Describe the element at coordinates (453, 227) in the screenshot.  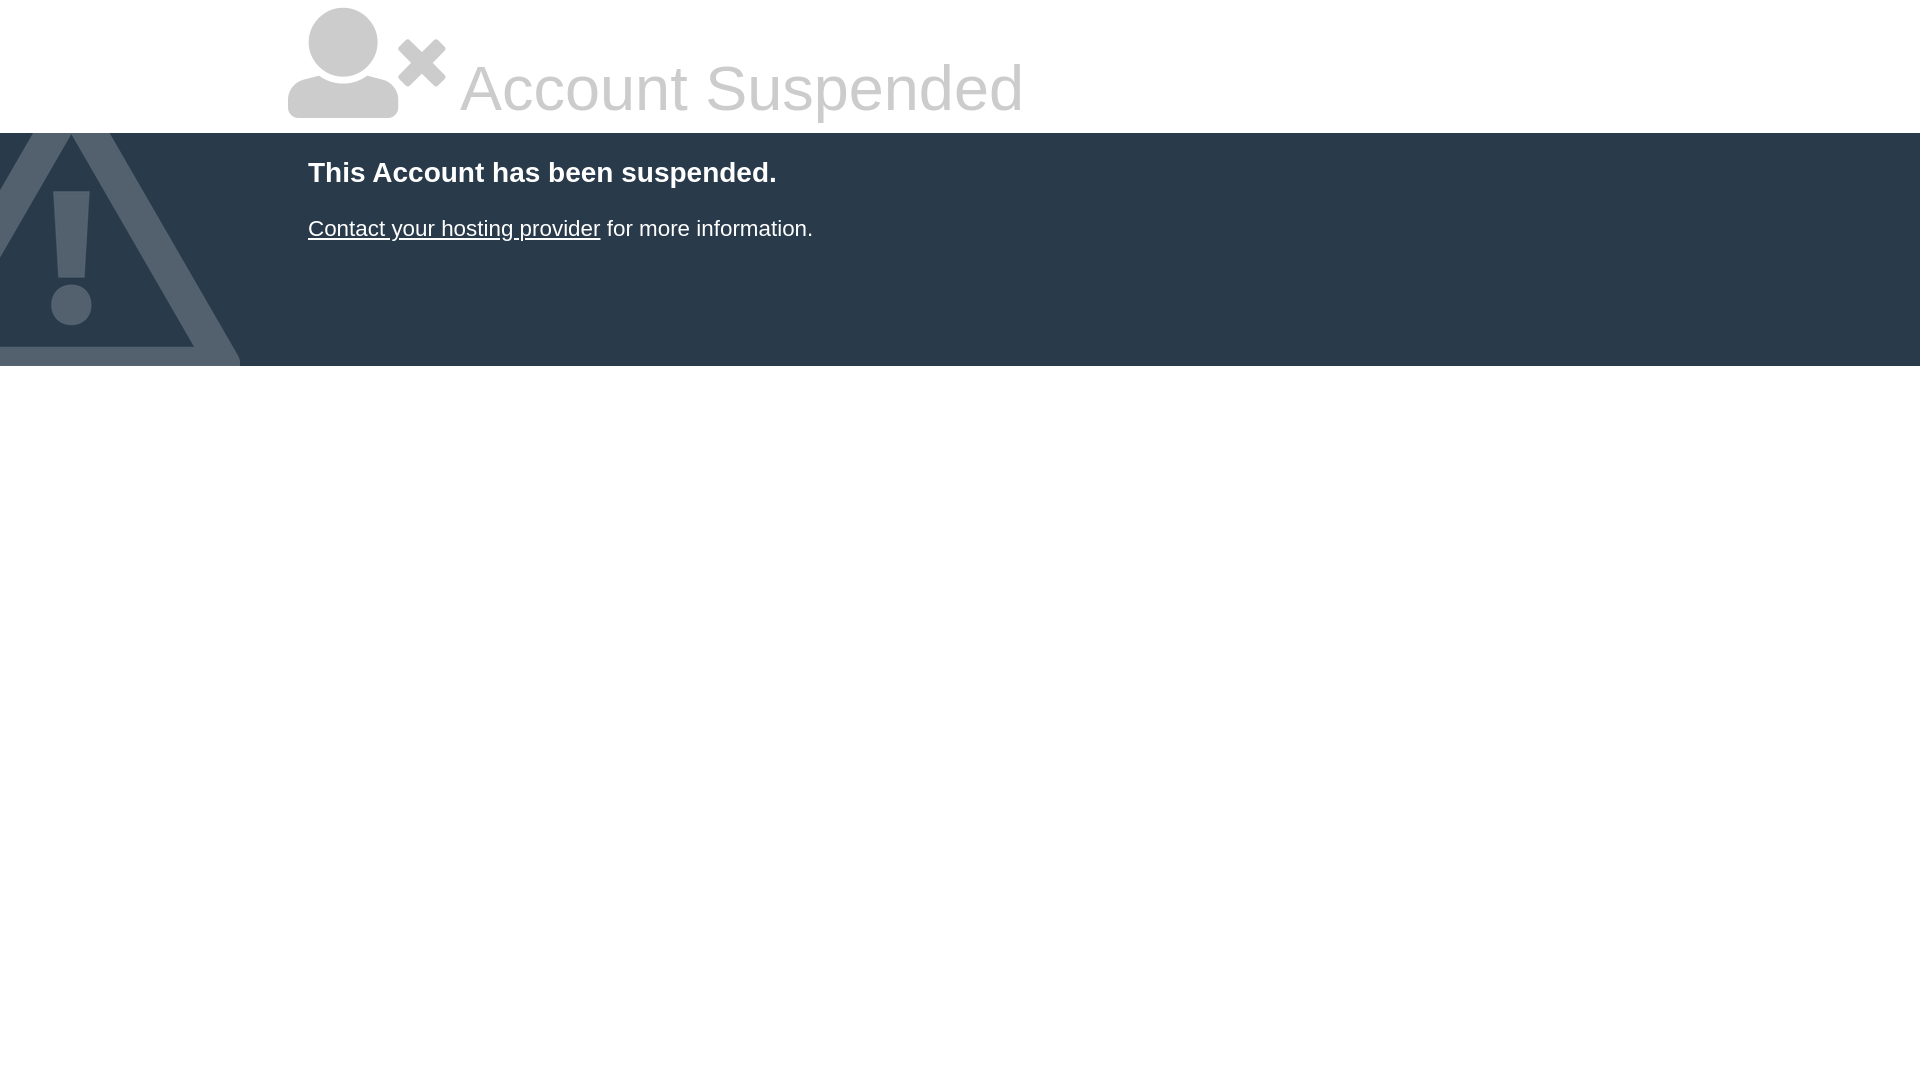
I see `'Contact your hosting provider'` at that location.